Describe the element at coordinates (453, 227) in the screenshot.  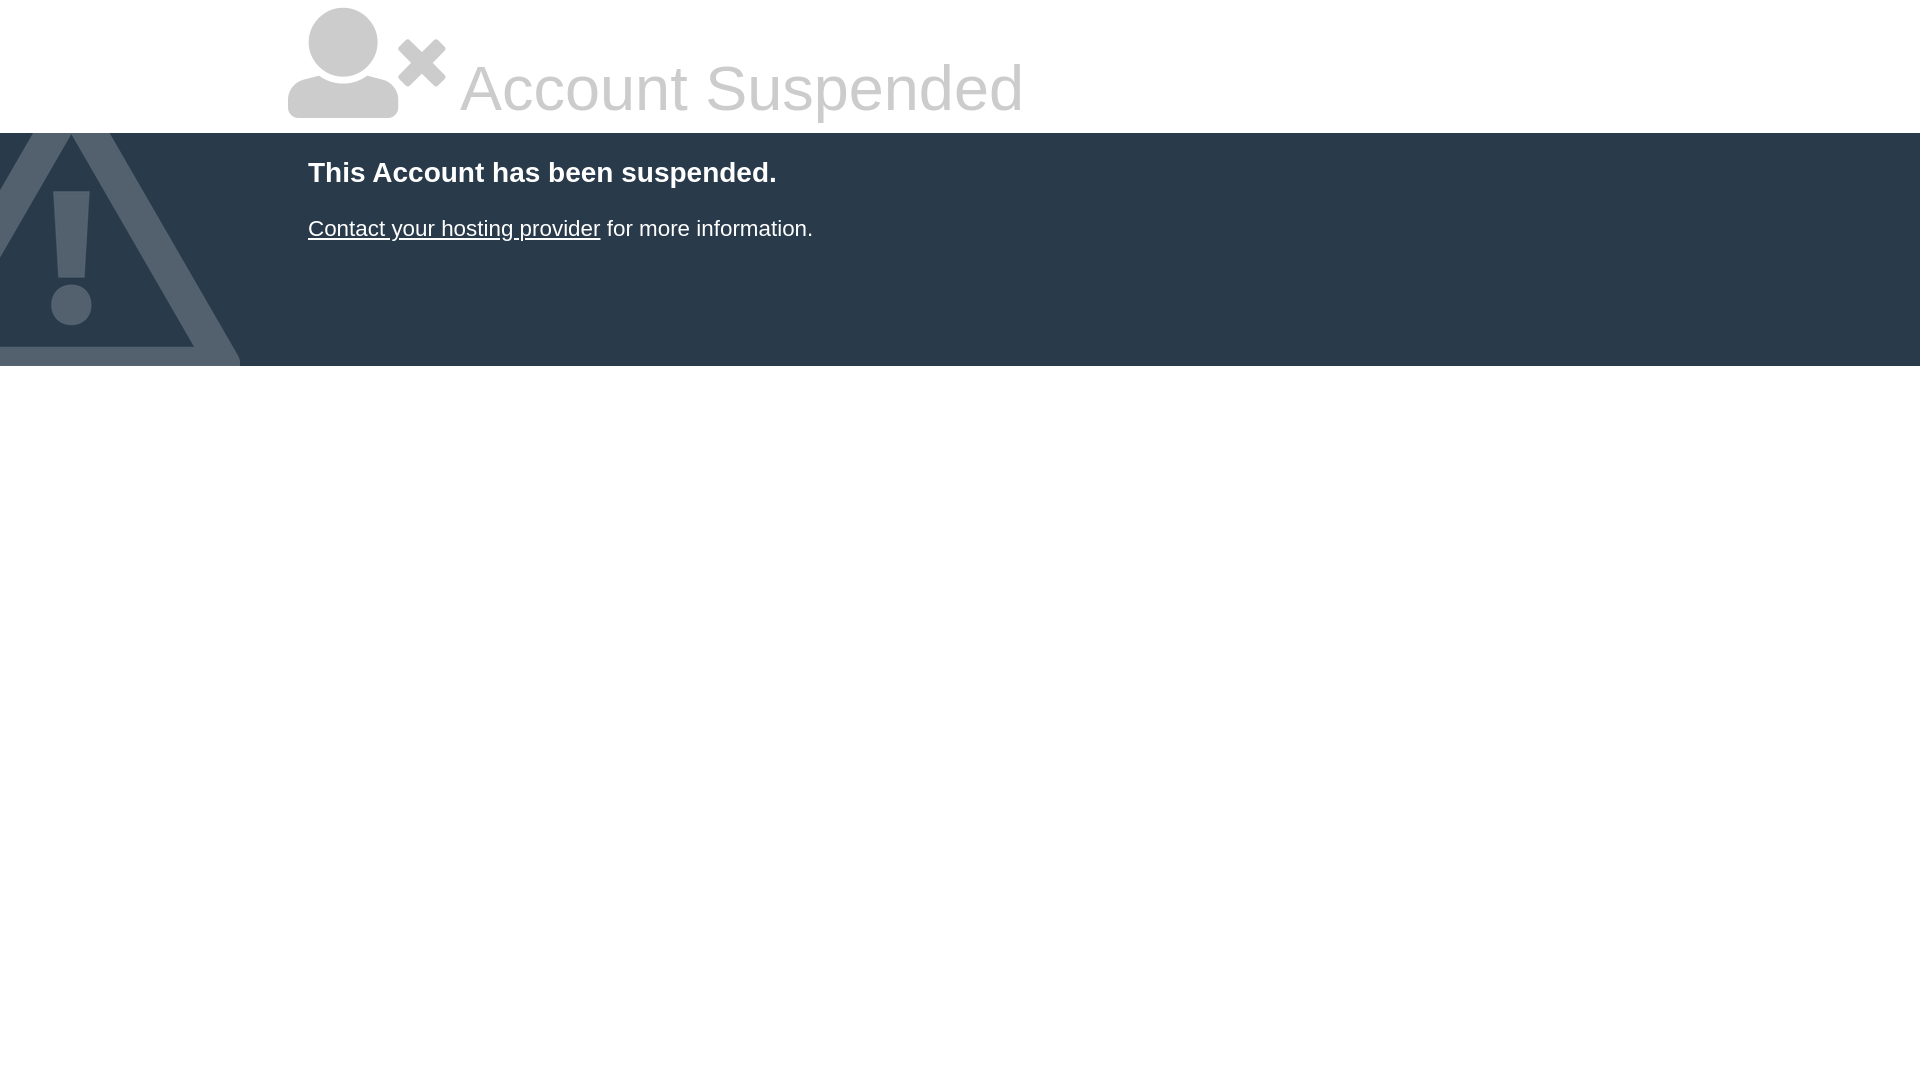
I see `'Contact your hosting provider'` at that location.